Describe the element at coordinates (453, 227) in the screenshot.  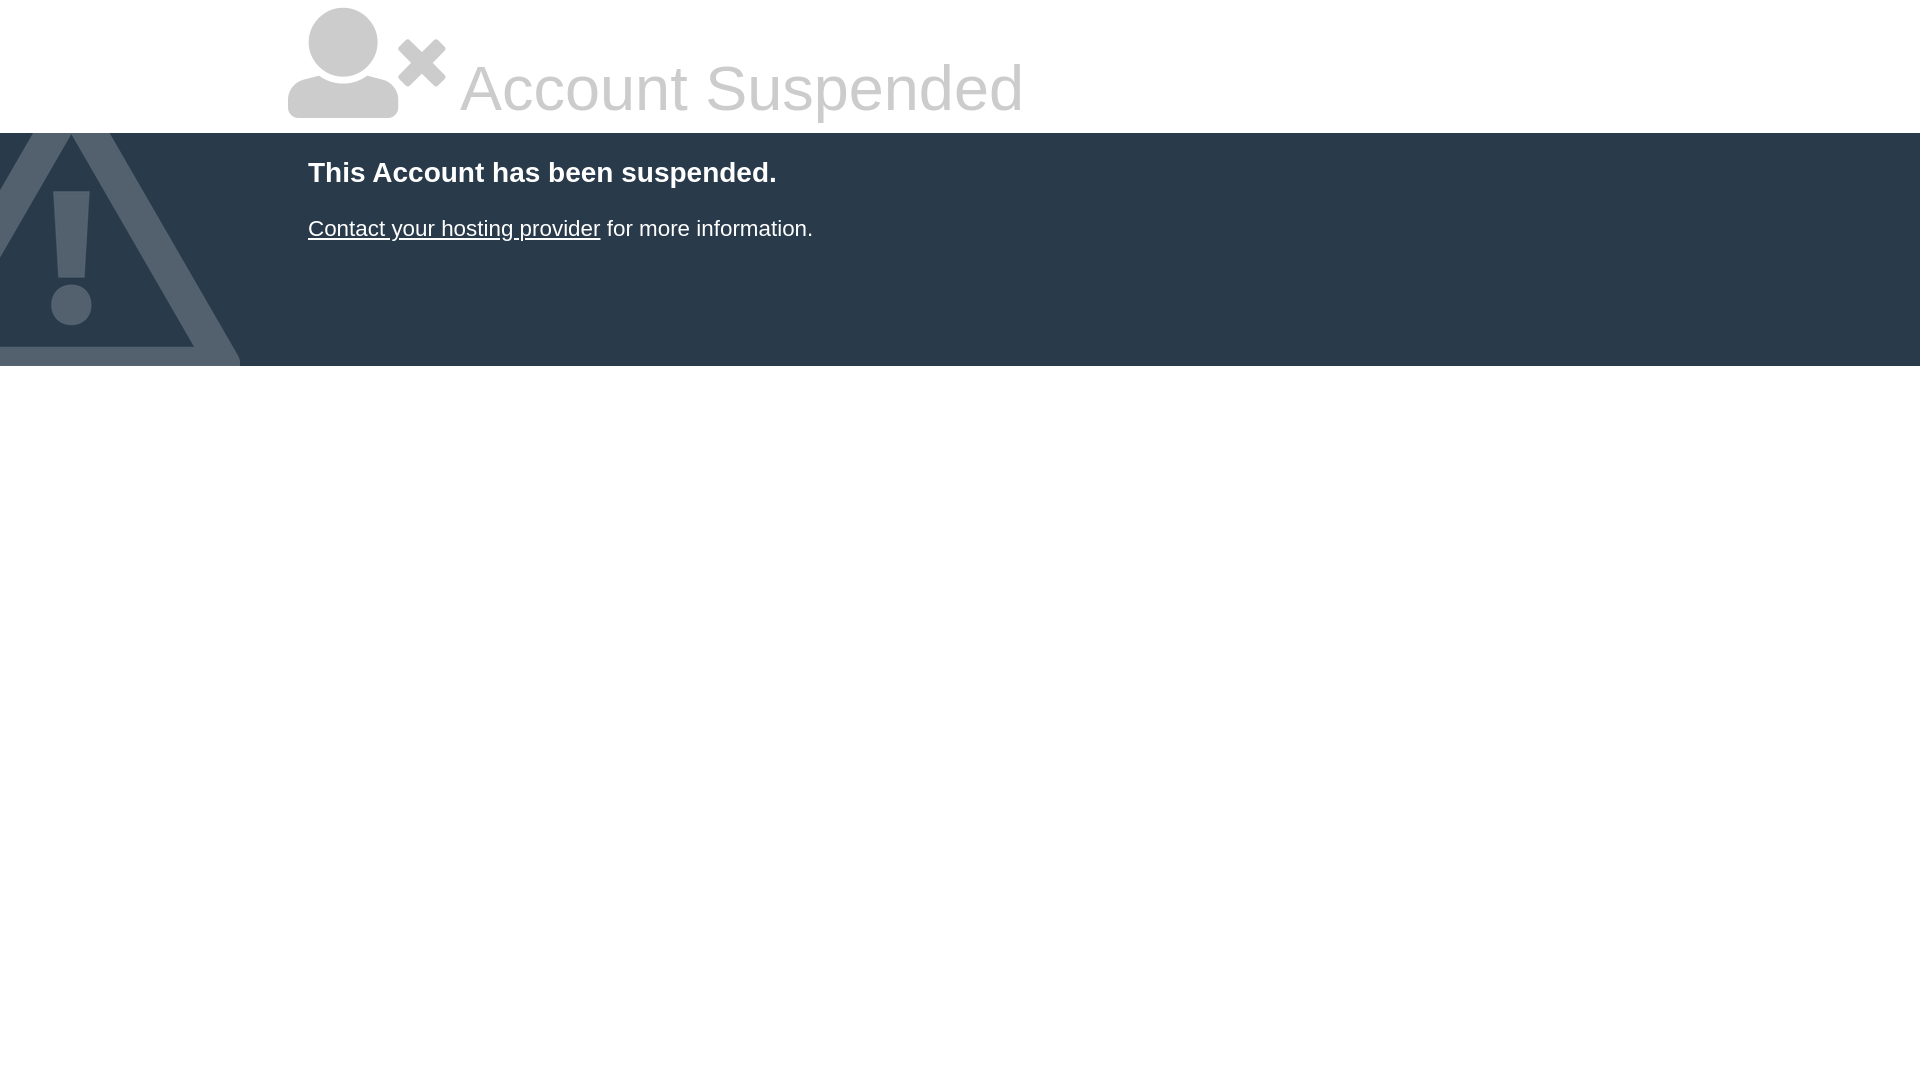
I see `'Contact your hosting provider'` at that location.